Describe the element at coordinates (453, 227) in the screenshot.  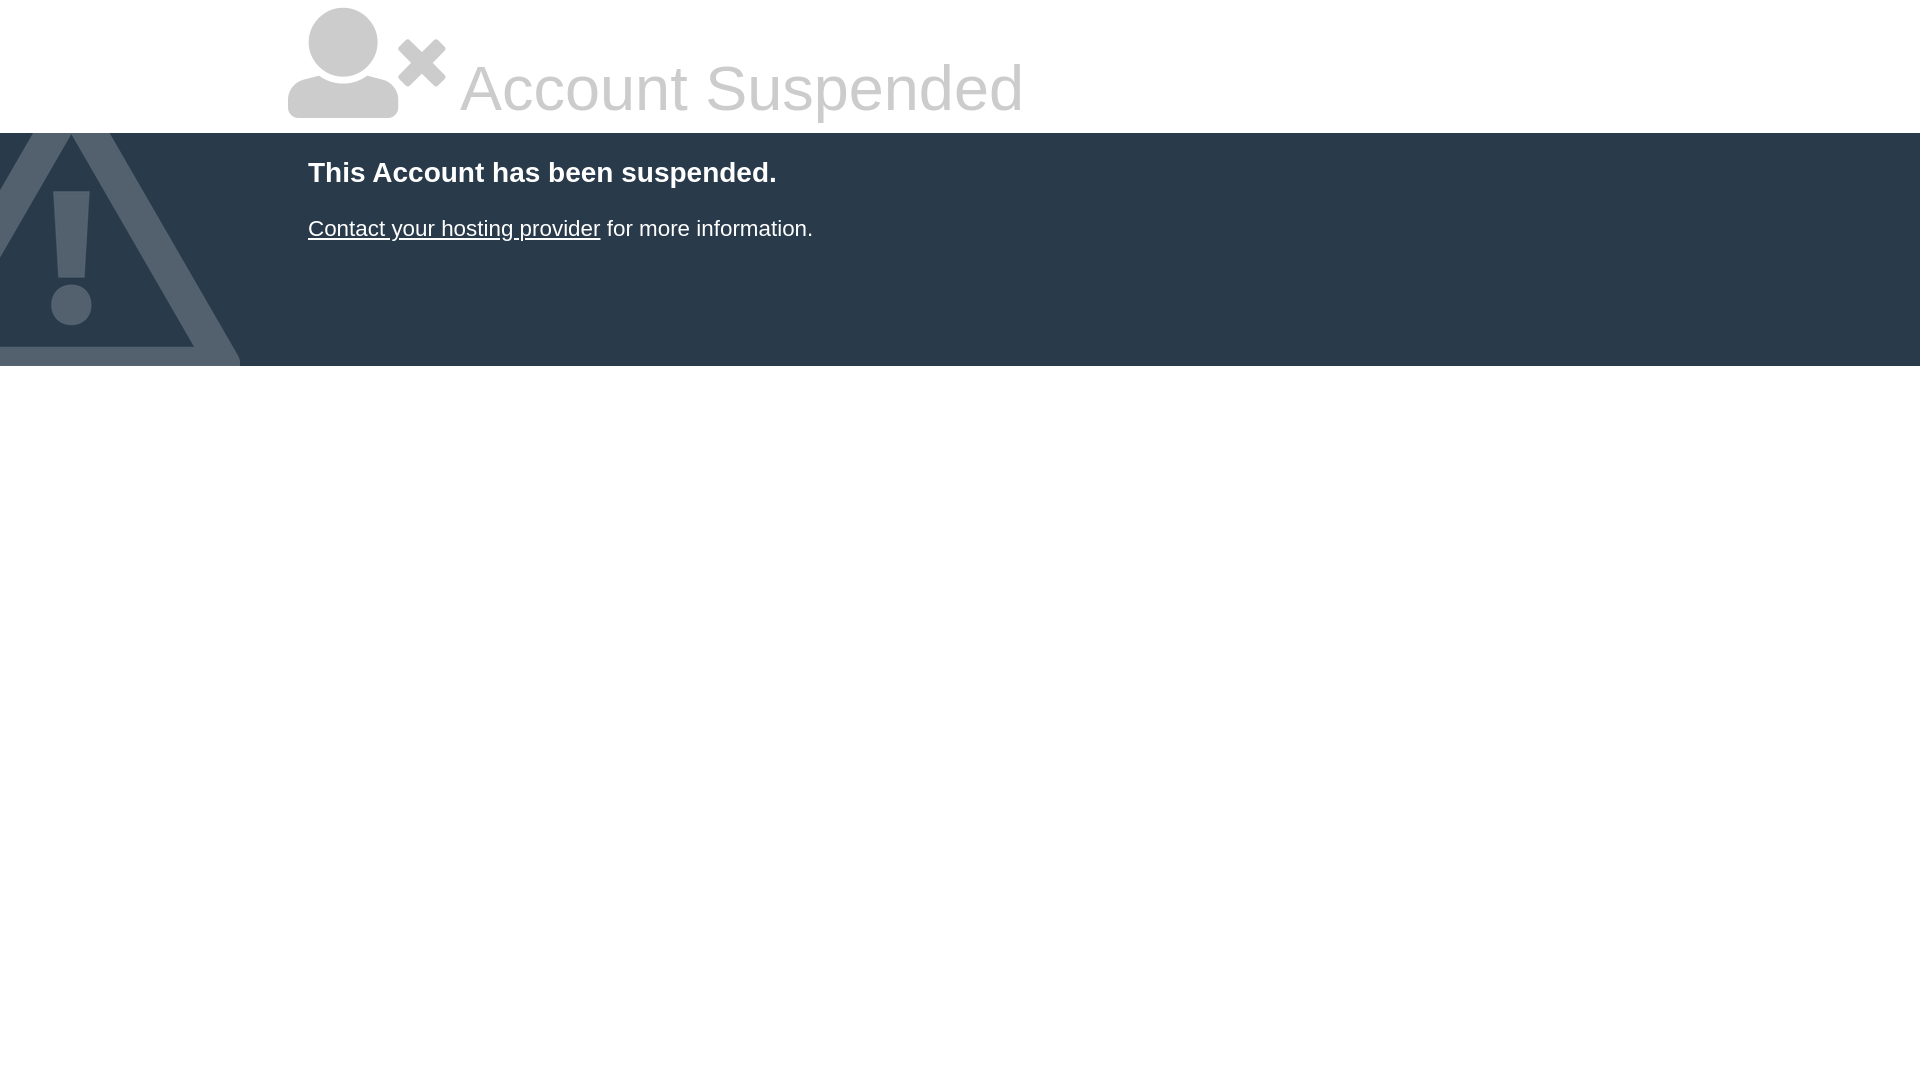
I see `'Contact your hosting provider'` at that location.